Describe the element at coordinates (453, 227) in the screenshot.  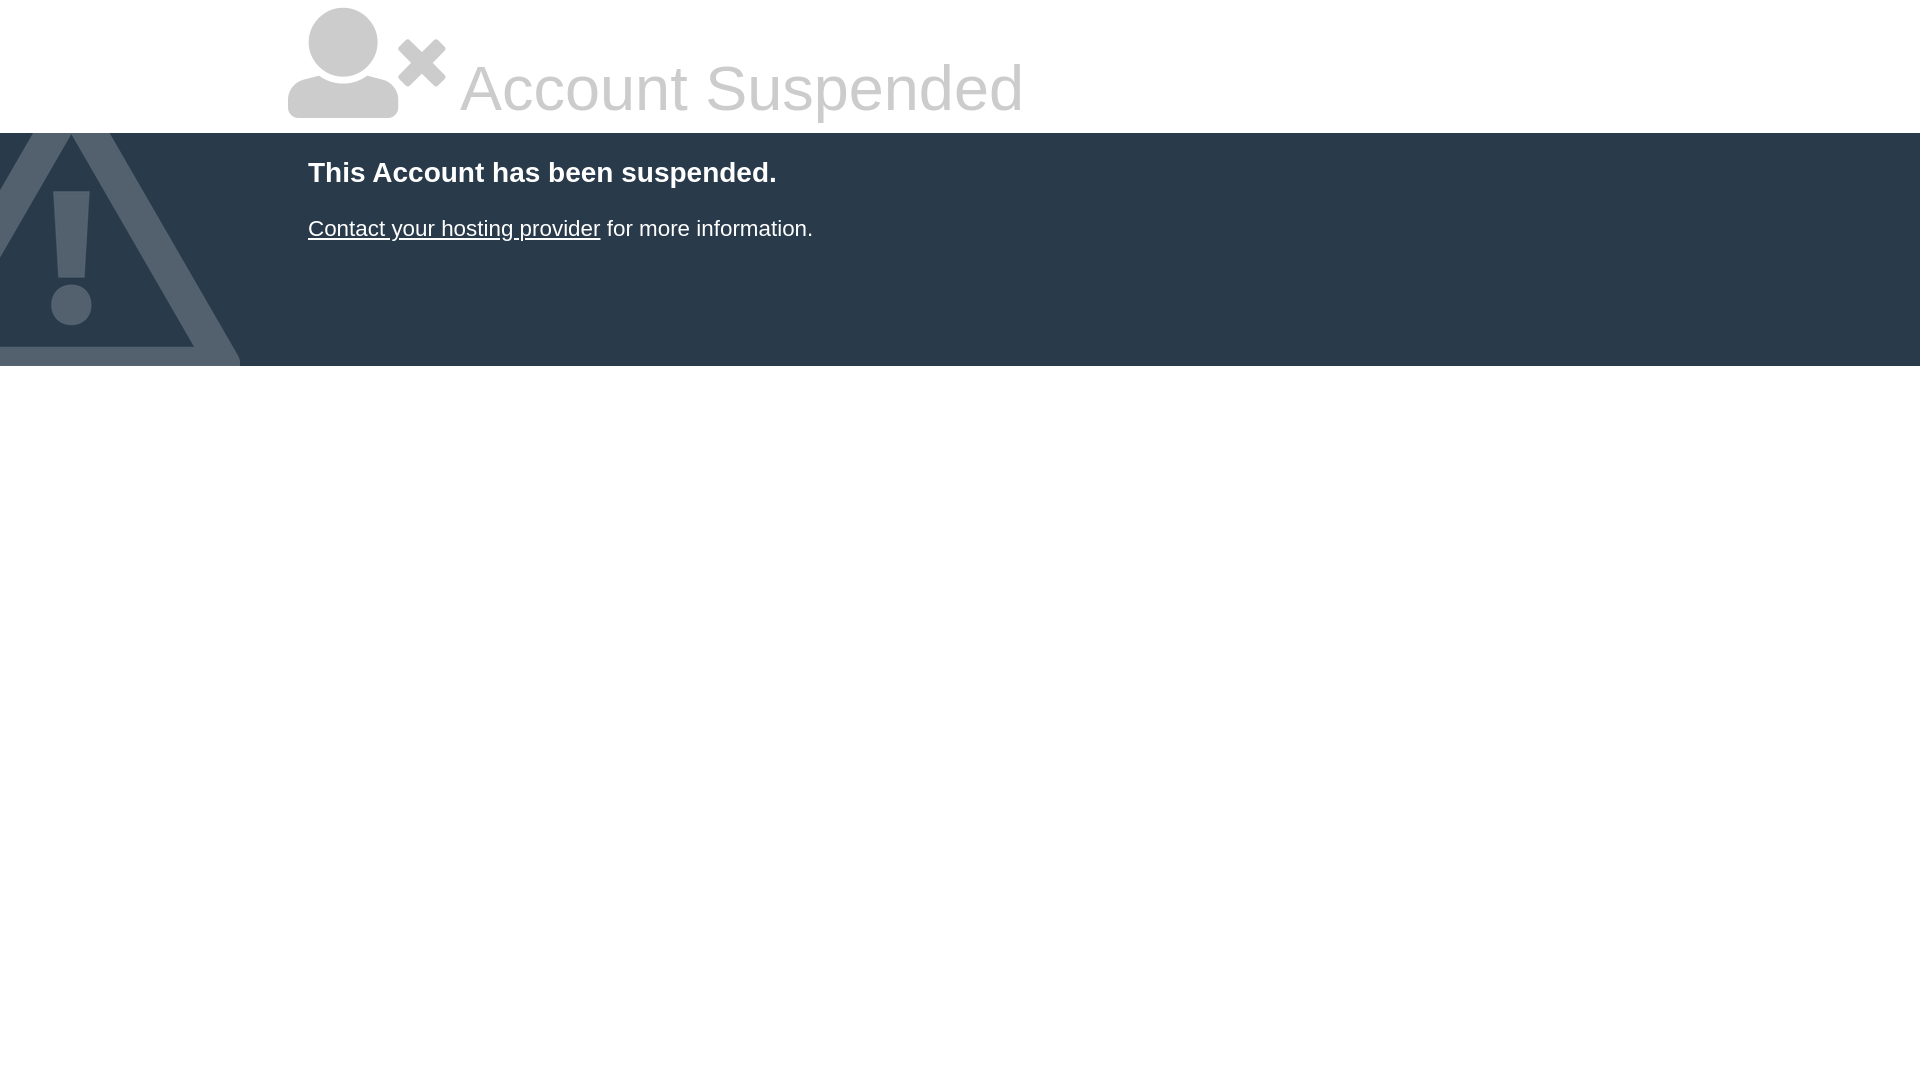
I see `'Contact your hosting provider'` at that location.